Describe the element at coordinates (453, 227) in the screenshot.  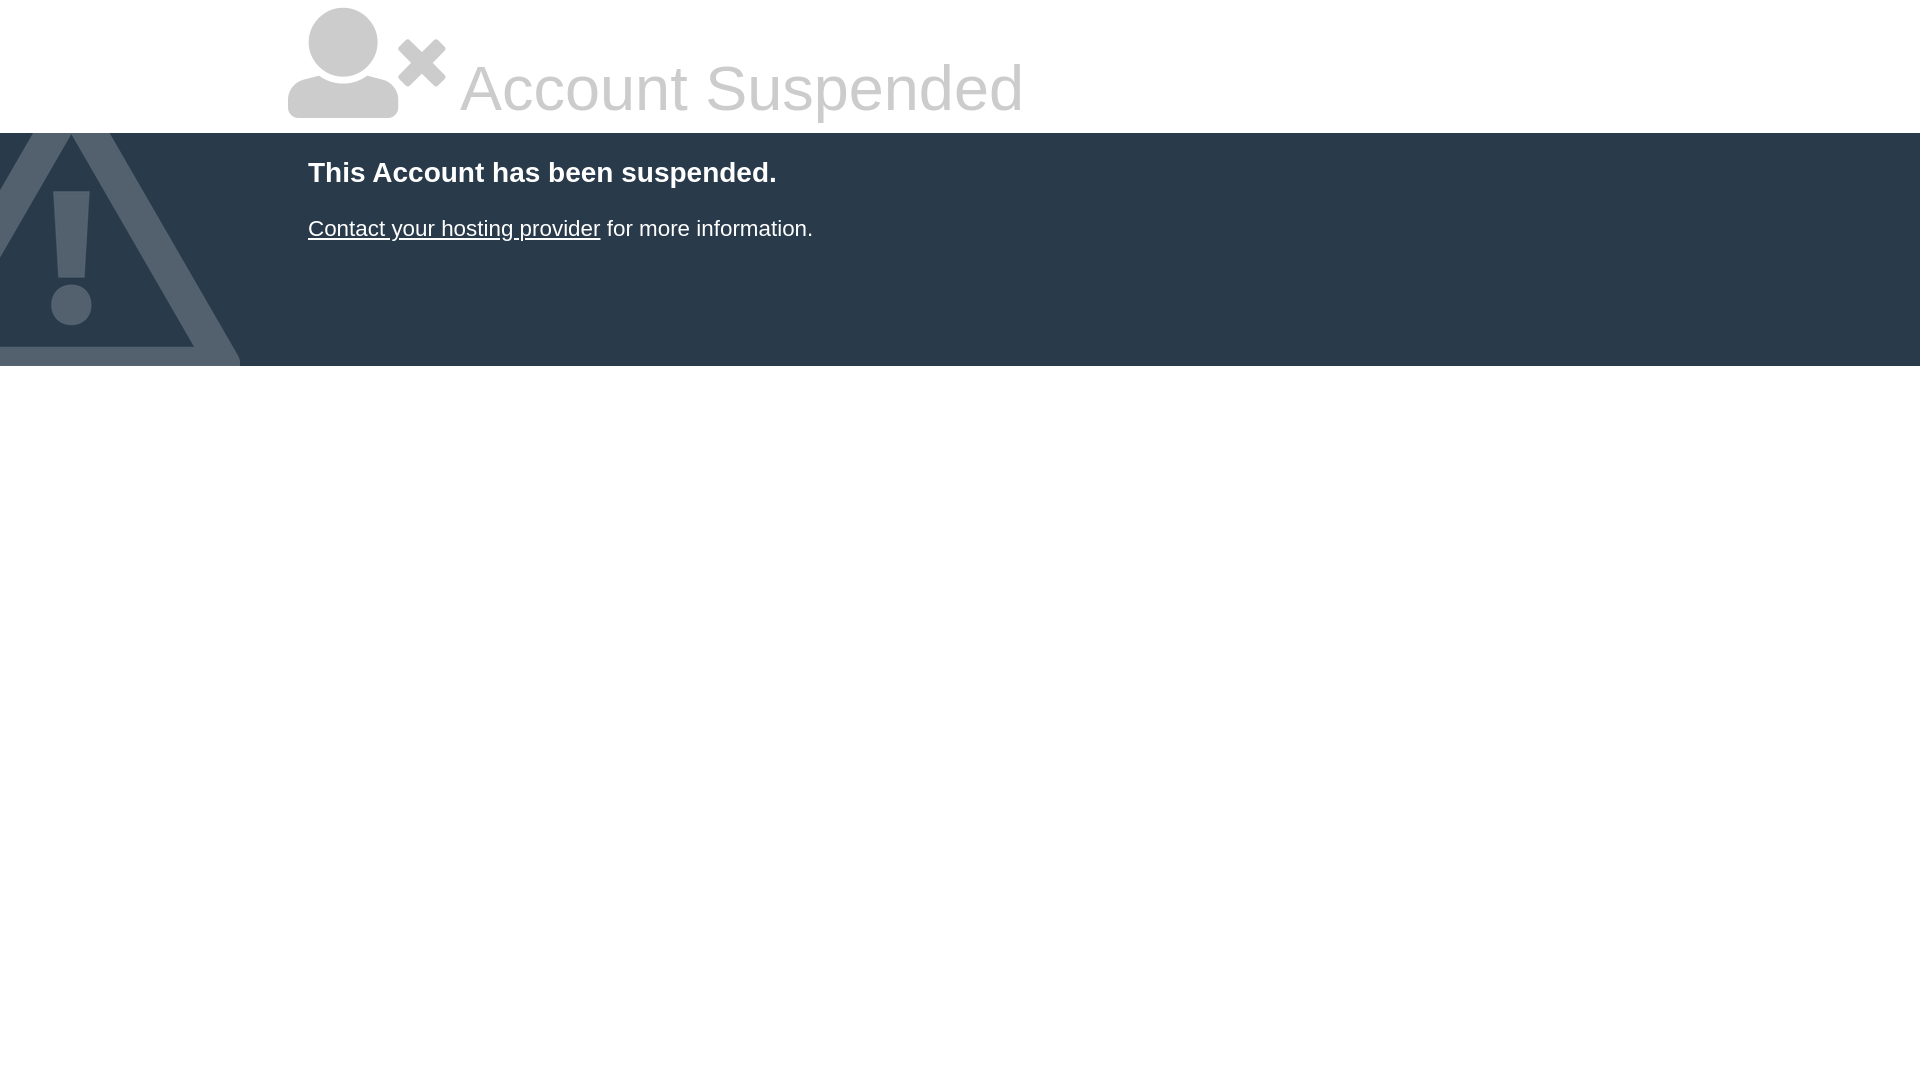
I see `'Contact your hosting provider'` at that location.